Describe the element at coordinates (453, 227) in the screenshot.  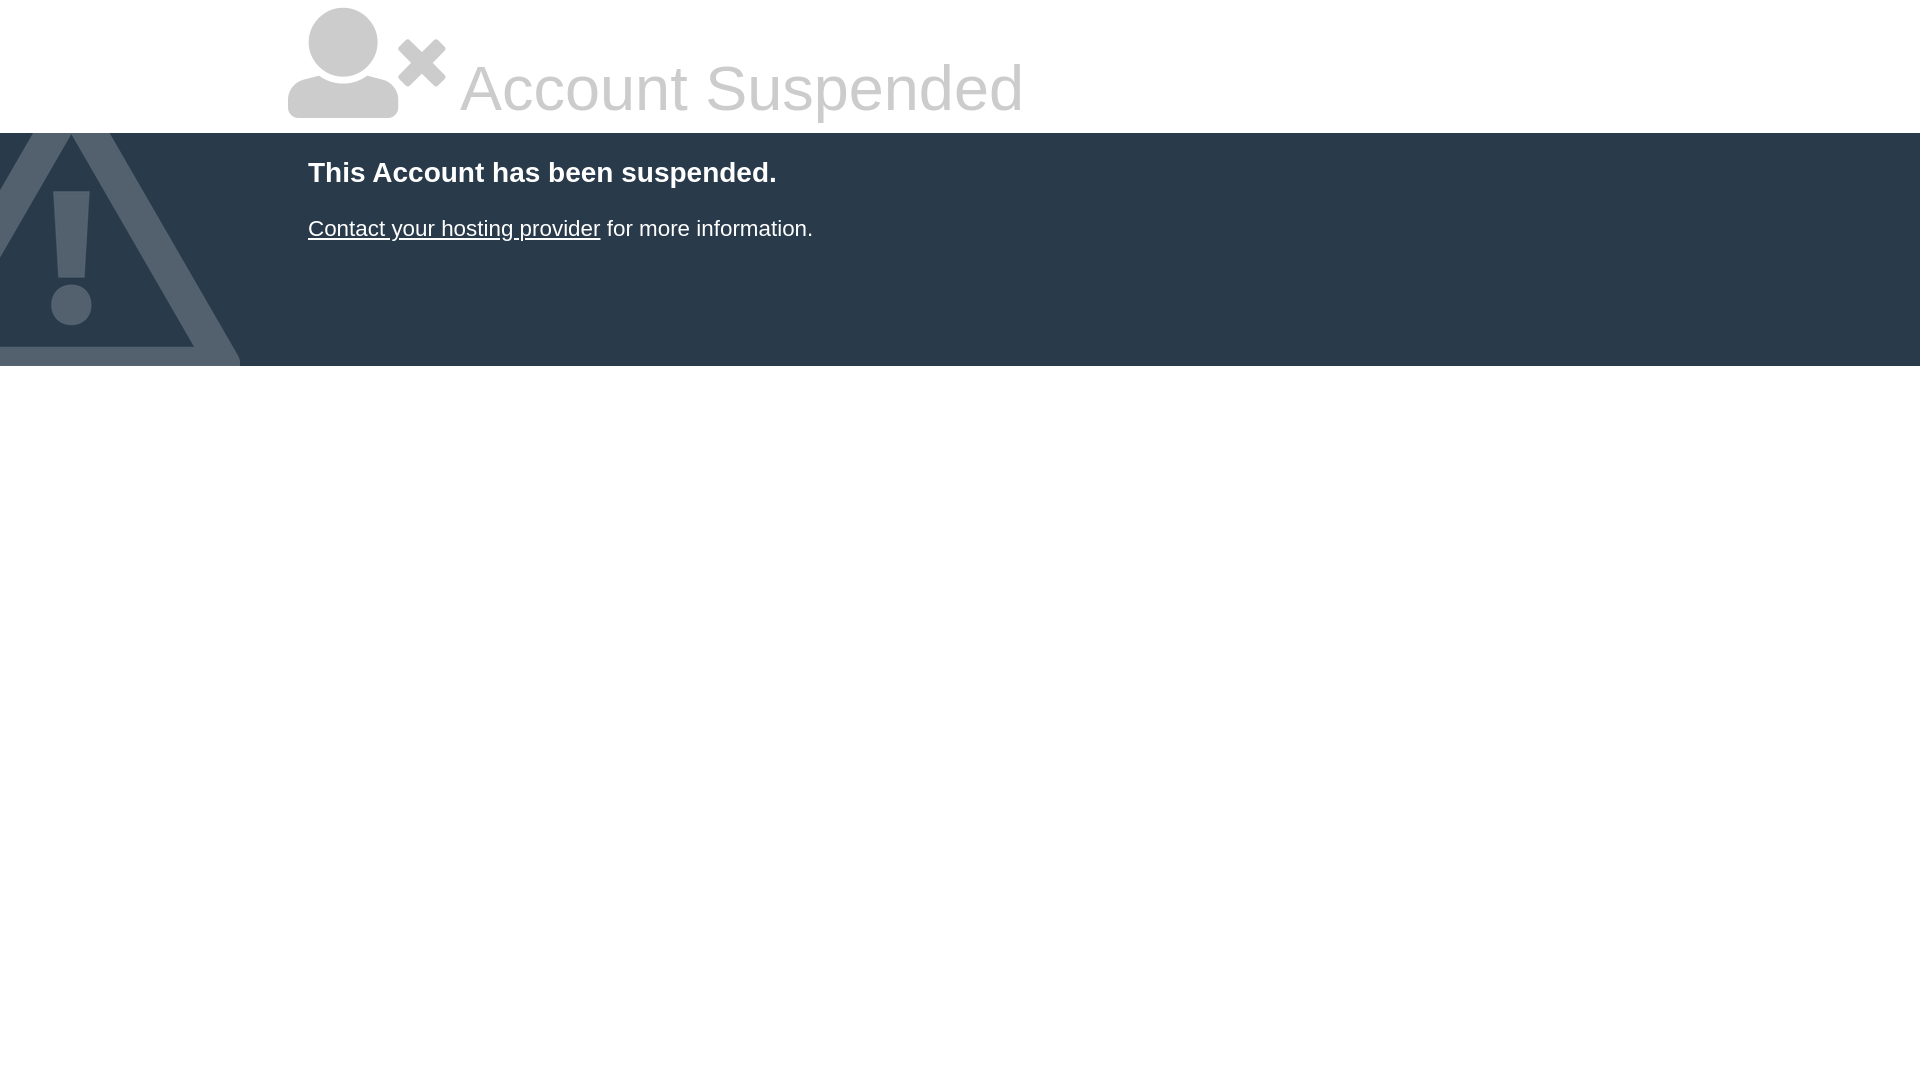
I see `'Contact your hosting provider'` at that location.